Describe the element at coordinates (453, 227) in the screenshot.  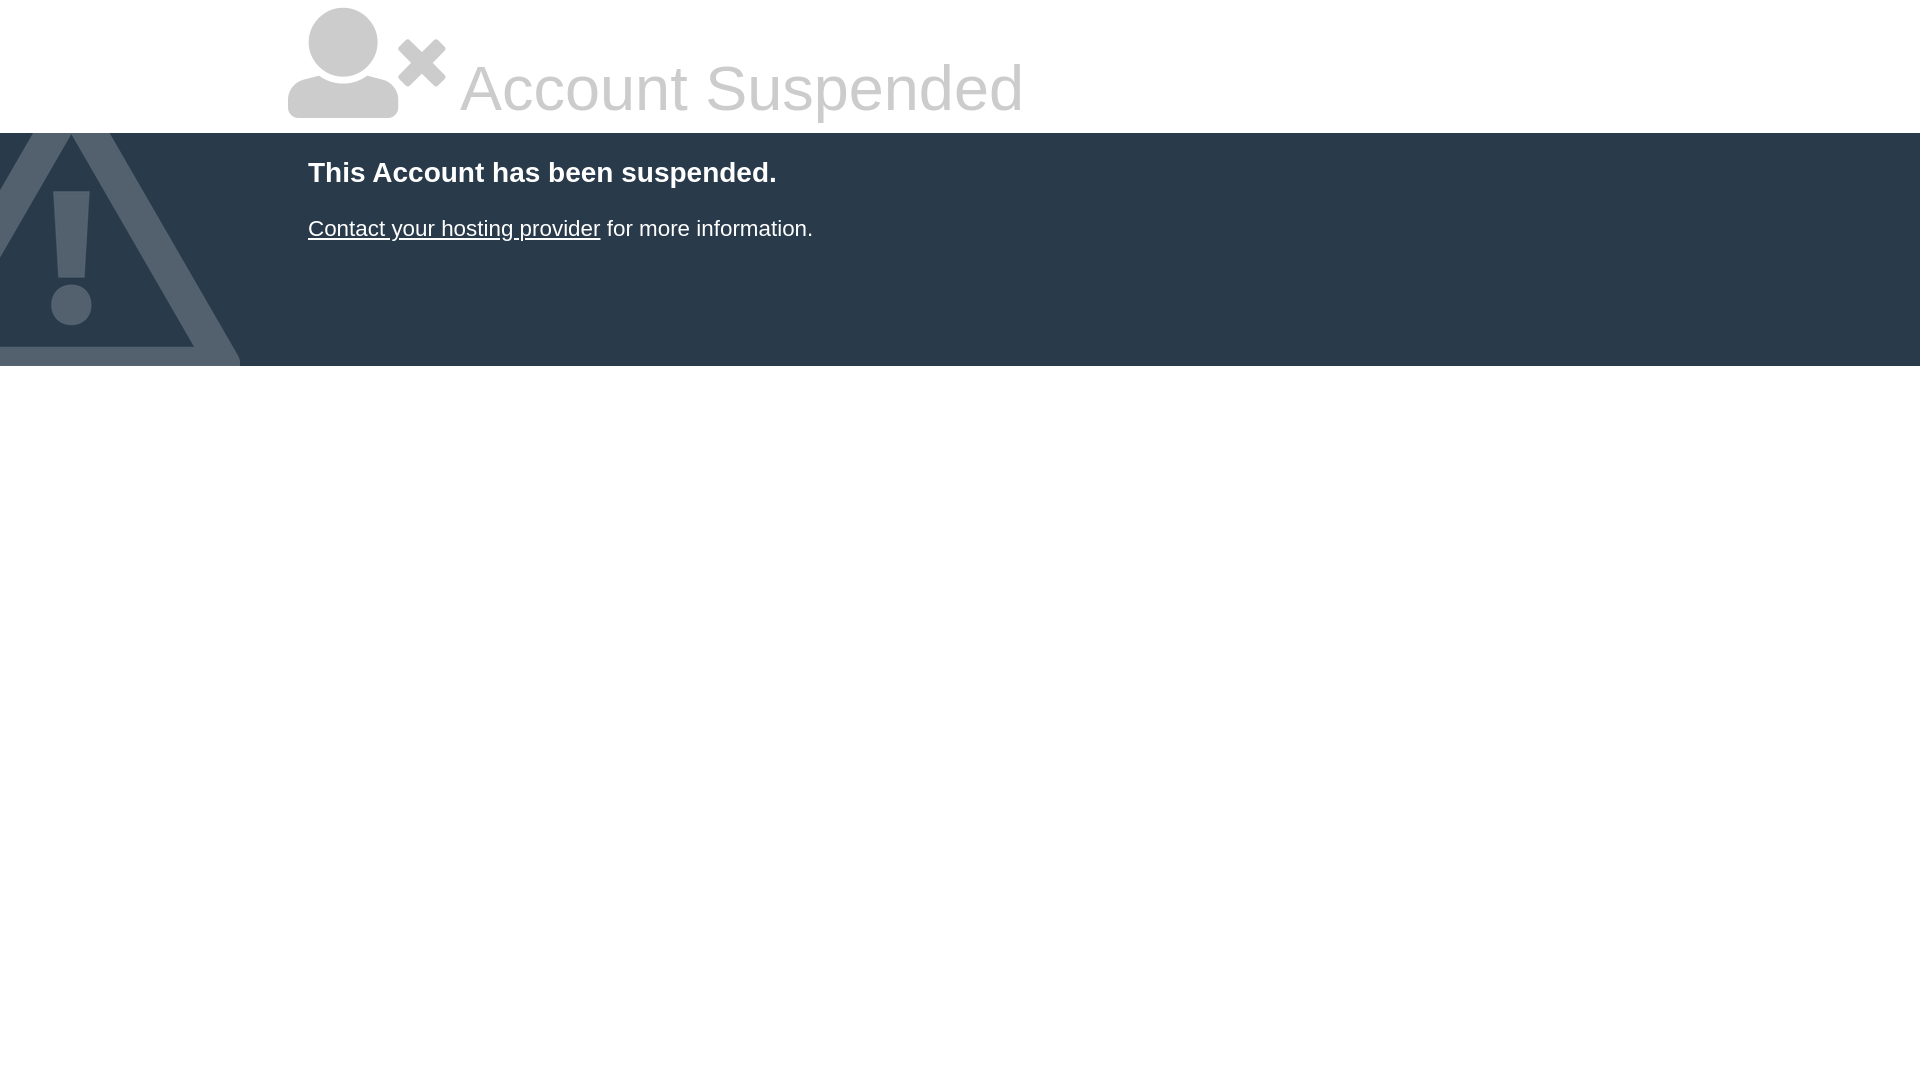
I see `'Contact your hosting provider'` at that location.